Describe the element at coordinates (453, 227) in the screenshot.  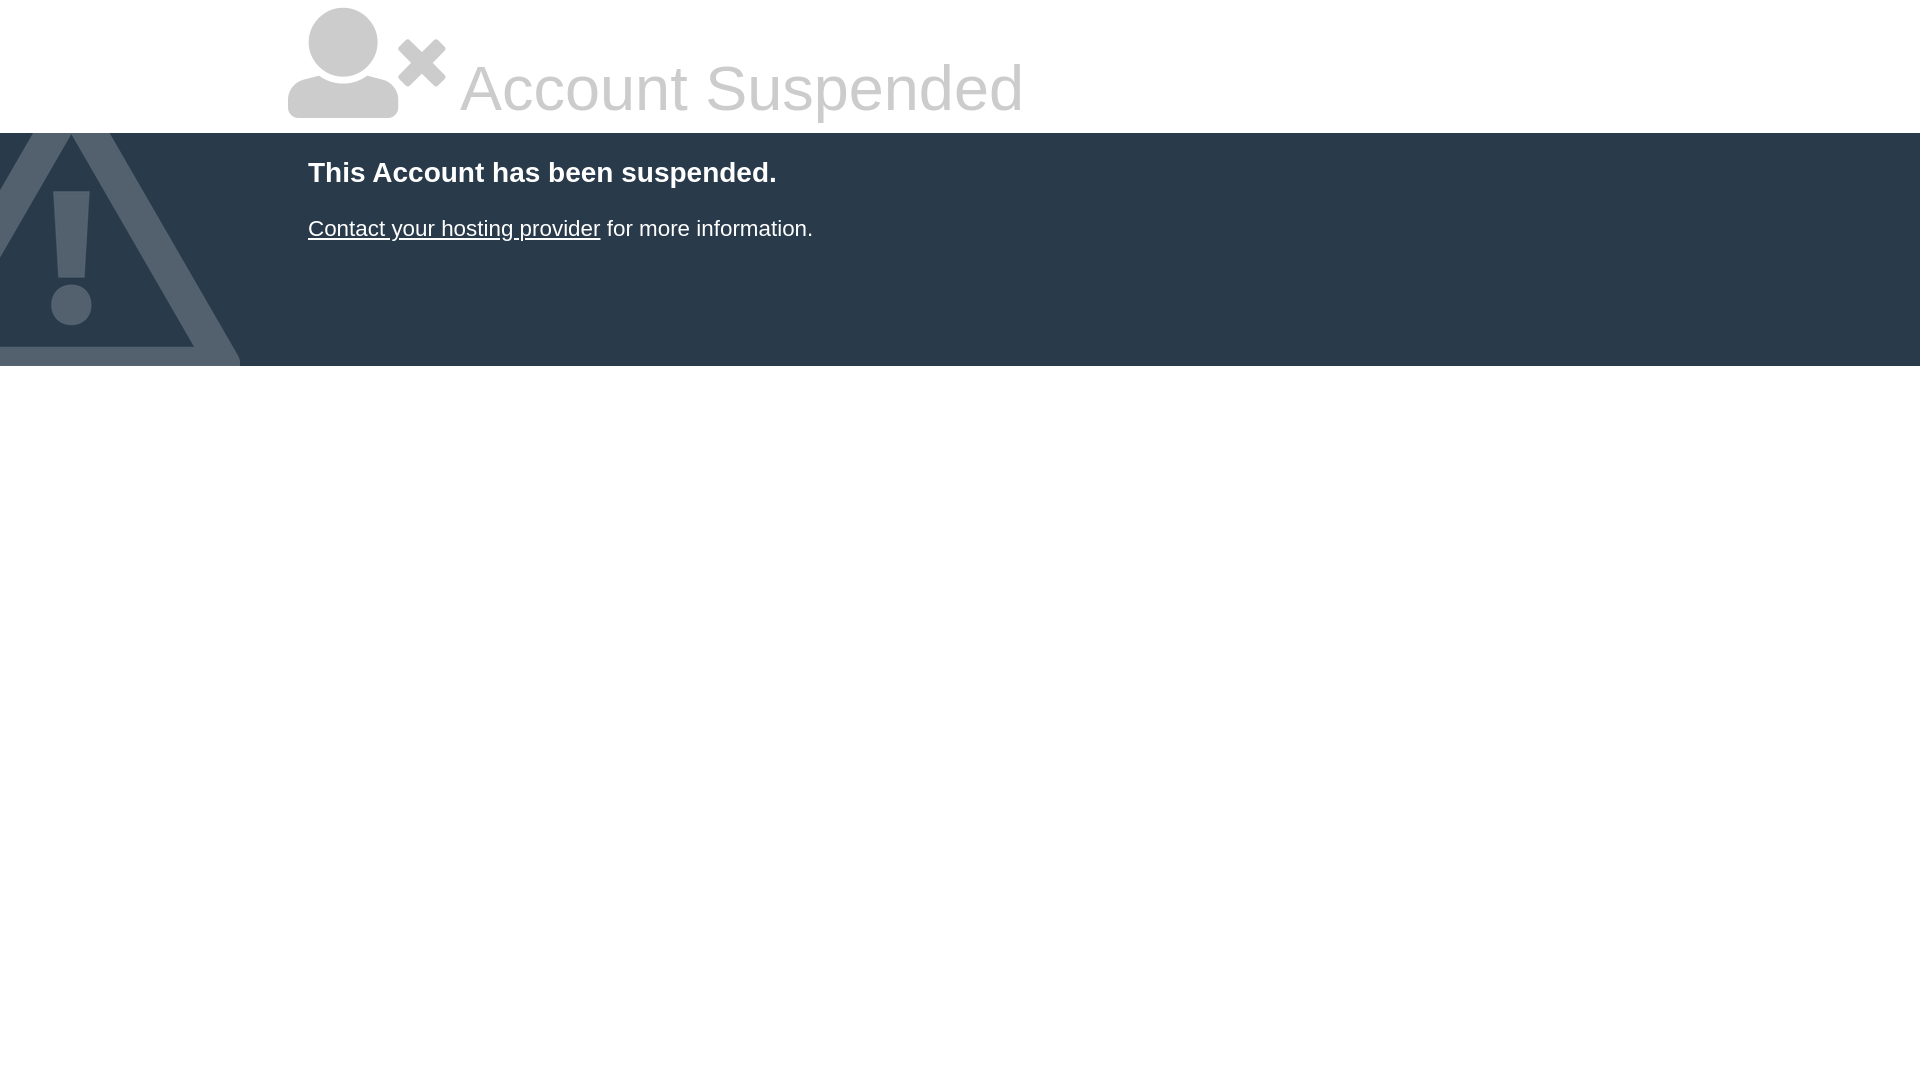
I see `'Contact your hosting provider'` at that location.